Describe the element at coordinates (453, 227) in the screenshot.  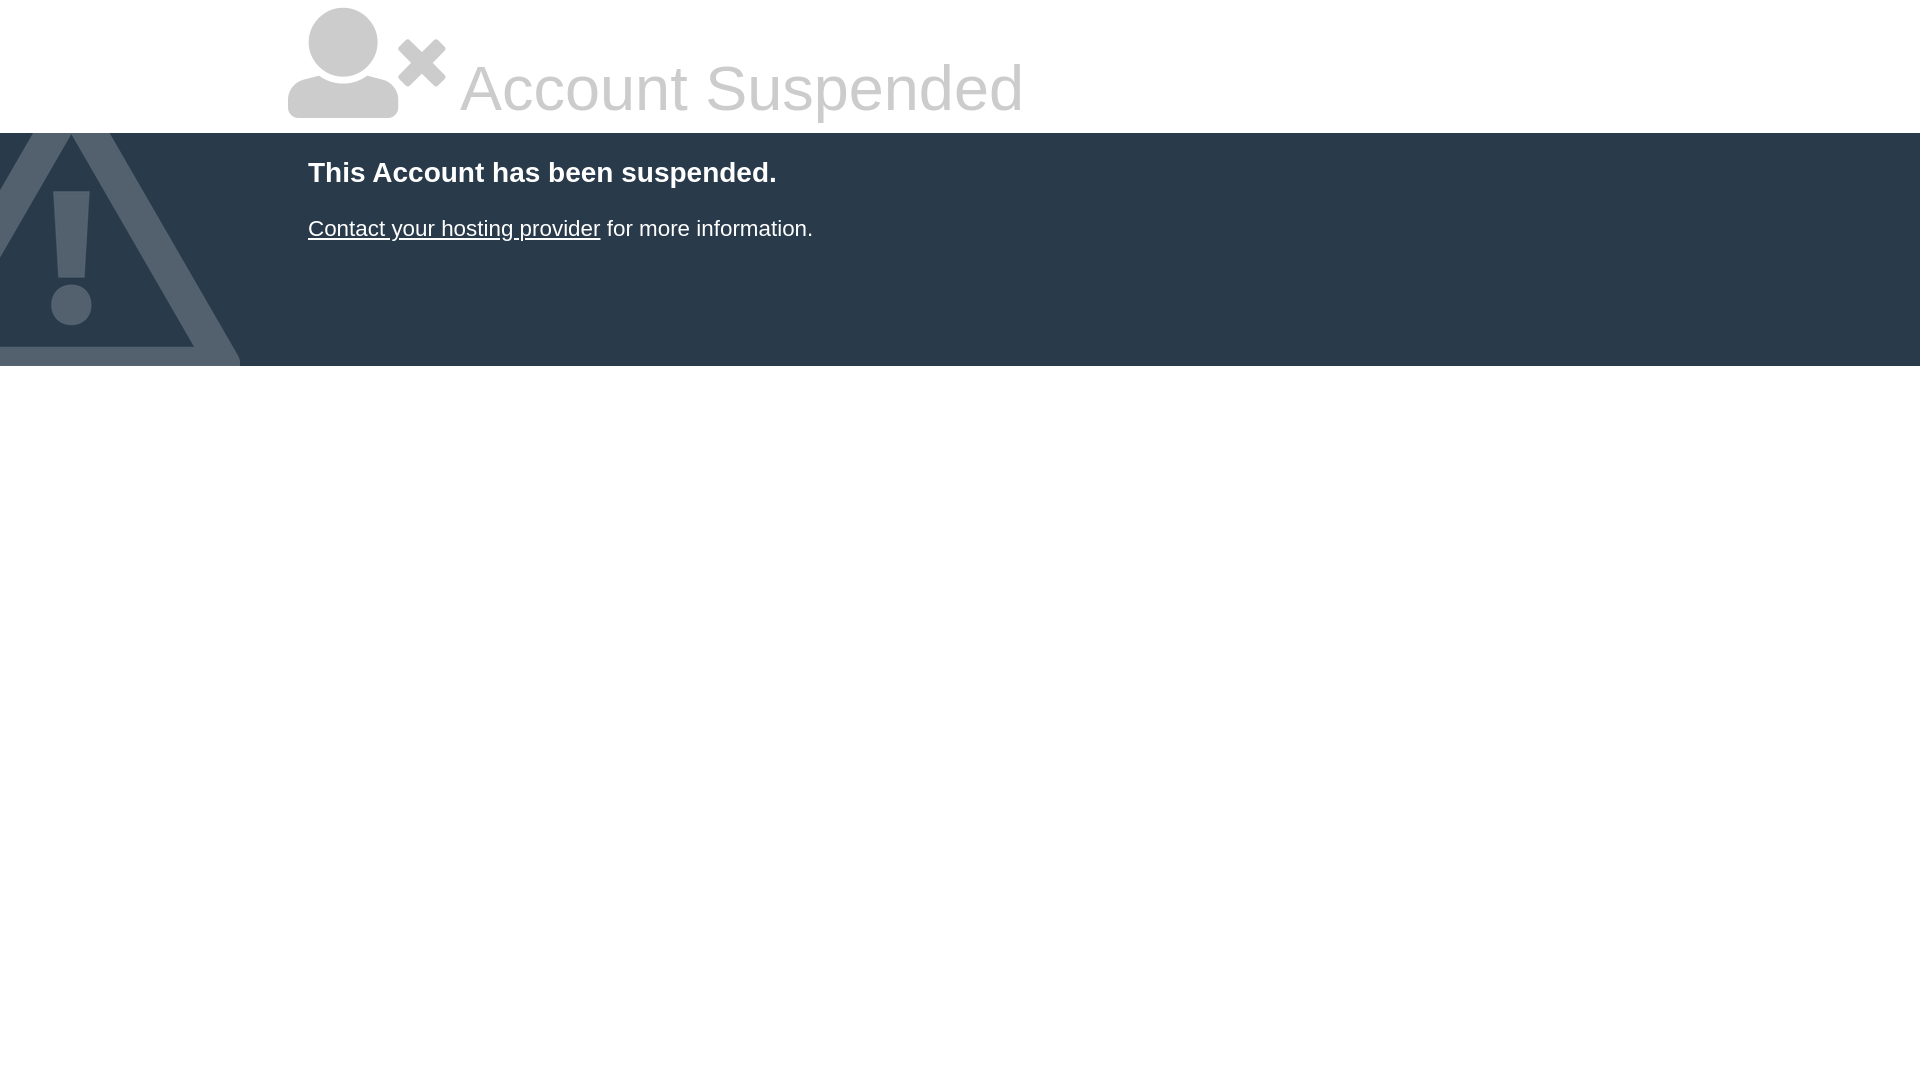
I see `'Contact your hosting provider'` at that location.